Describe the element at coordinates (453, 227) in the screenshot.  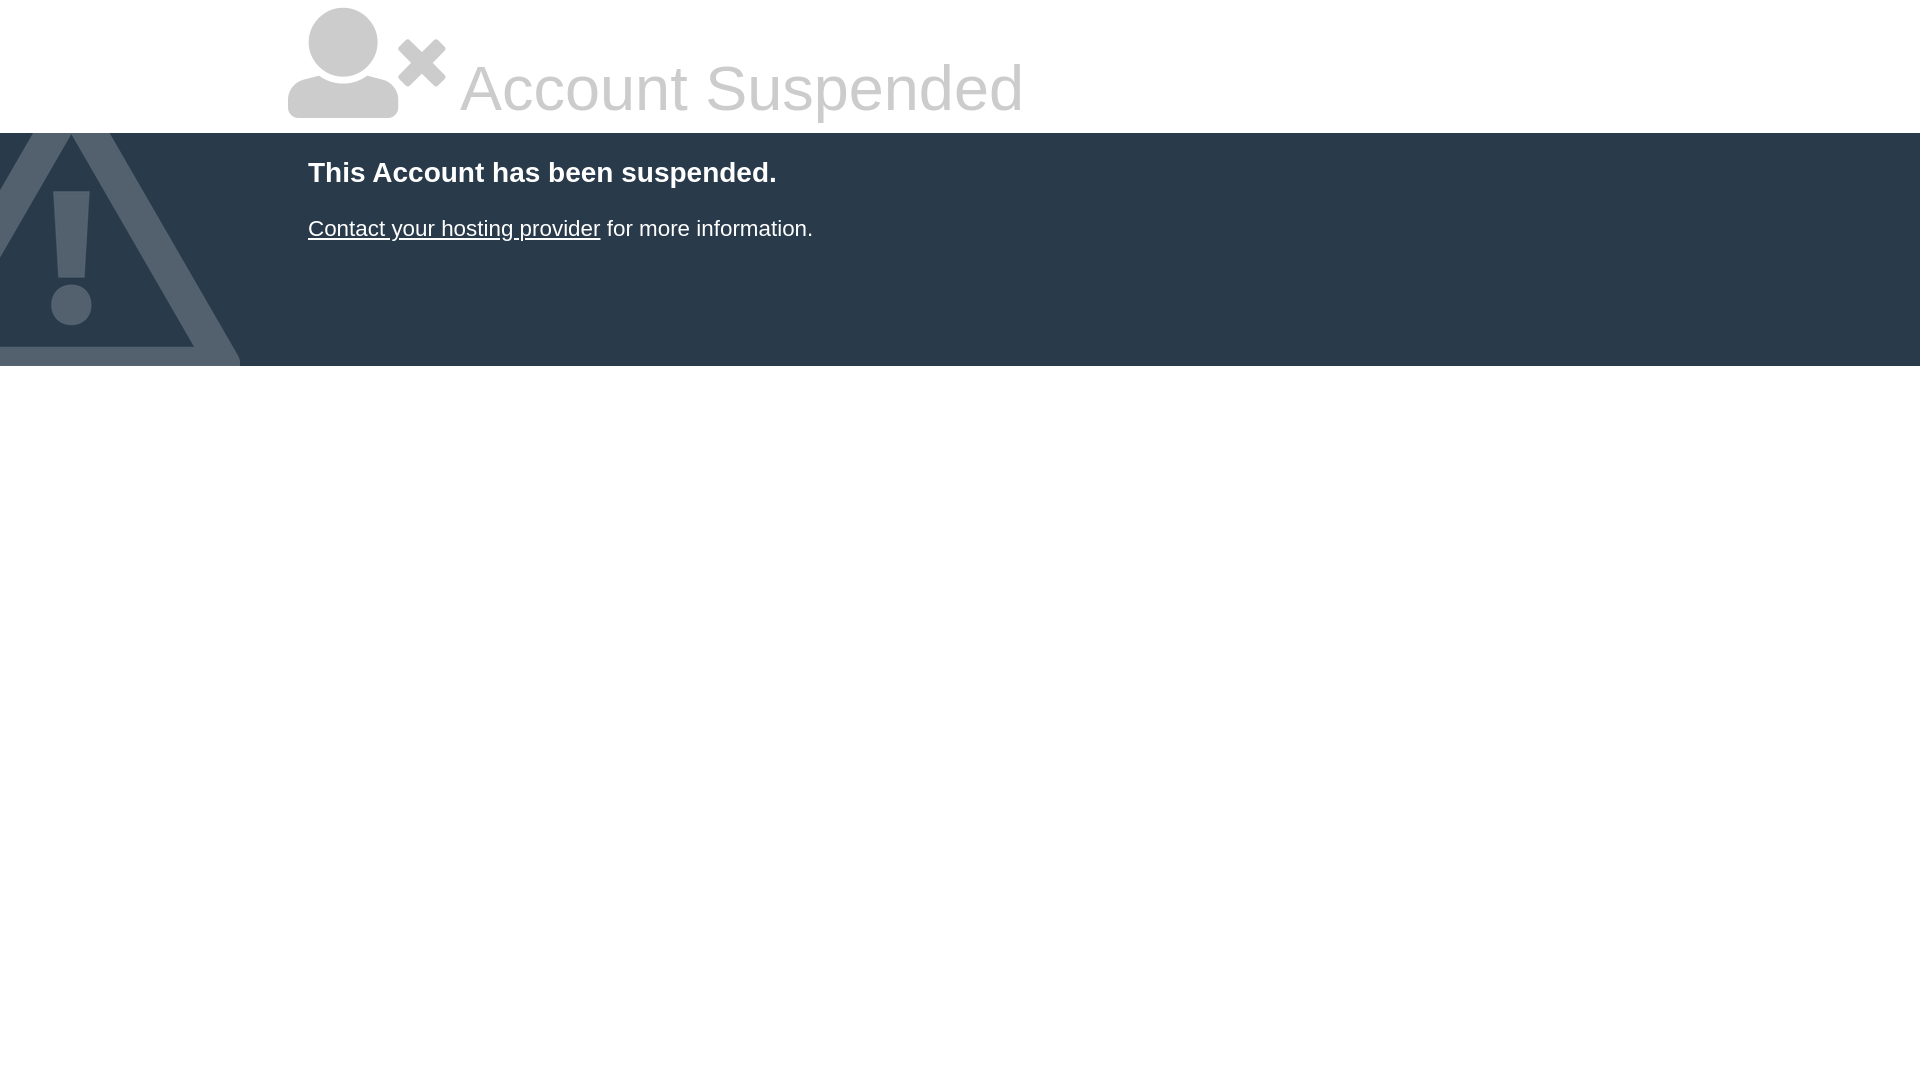
I see `'Contact your hosting provider'` at that location.